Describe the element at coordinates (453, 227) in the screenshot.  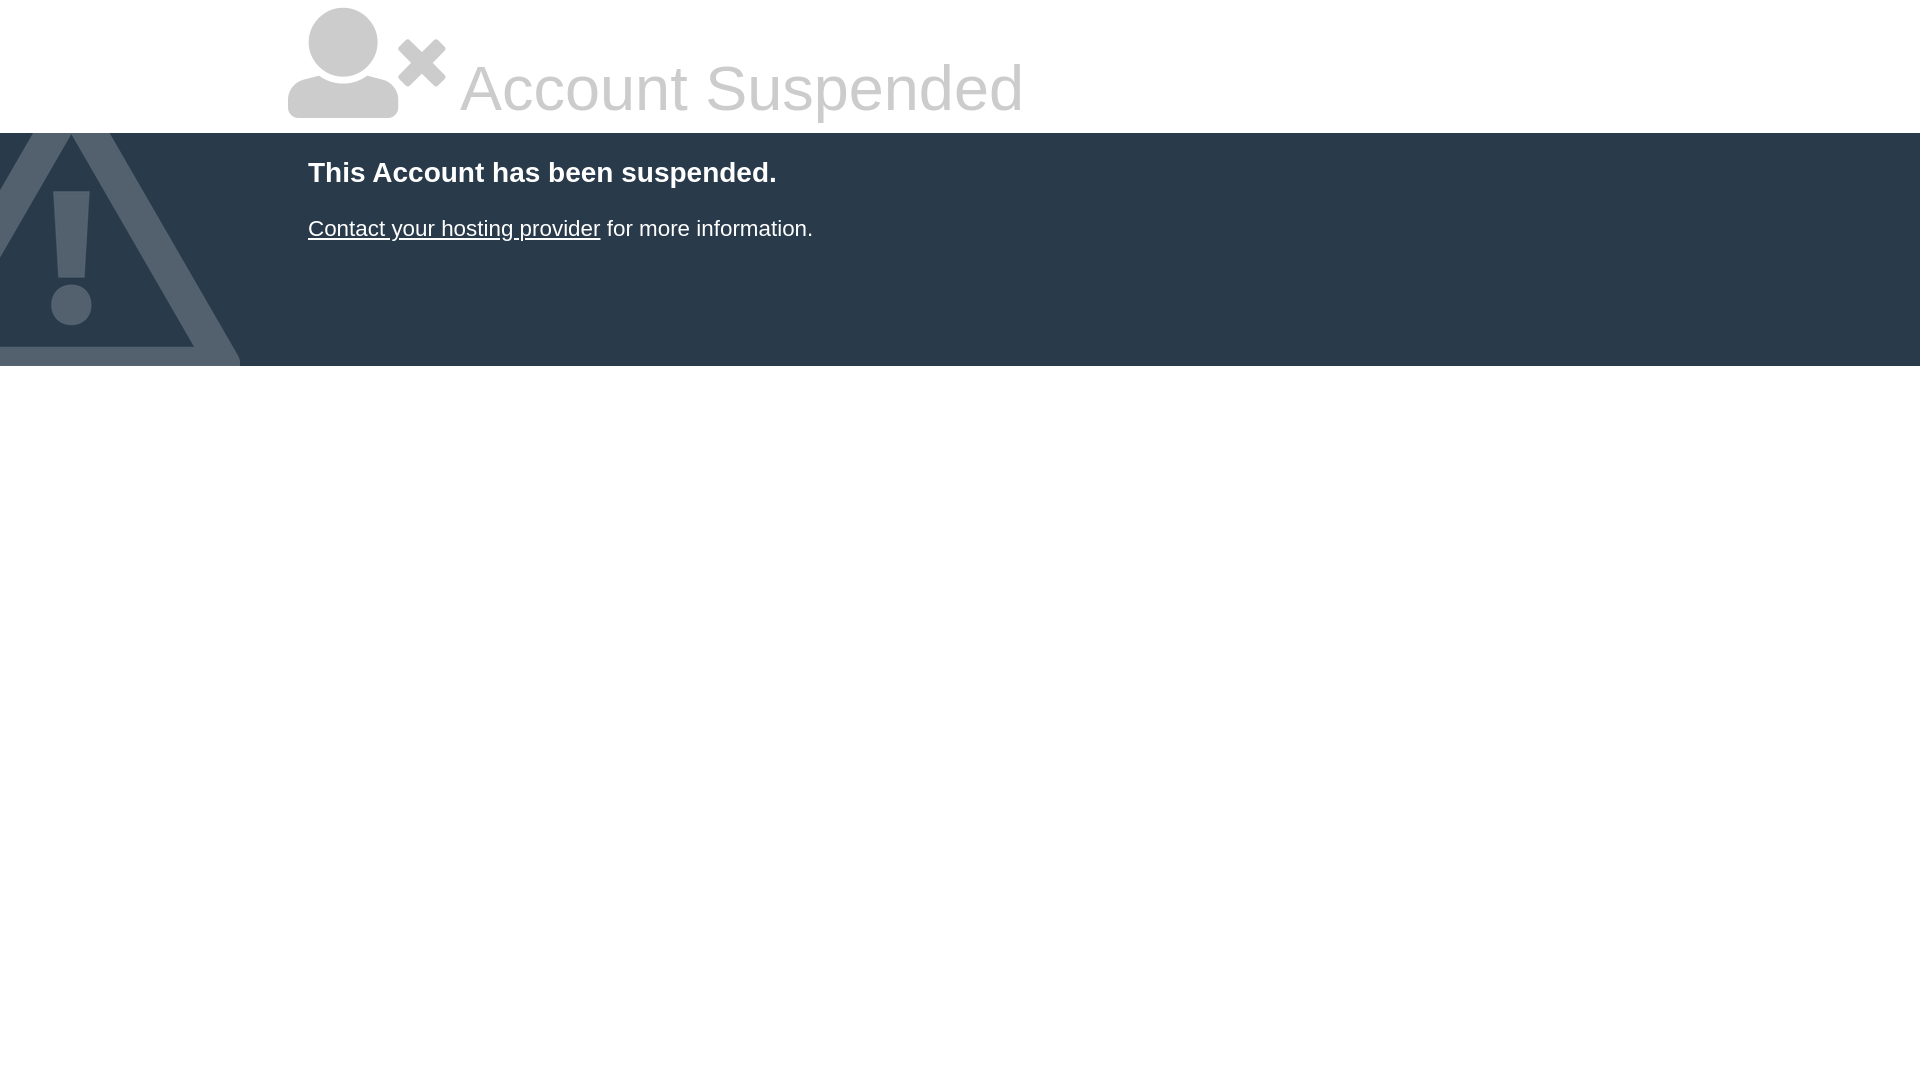
I see `'Contact your hosting provider'` at that location.